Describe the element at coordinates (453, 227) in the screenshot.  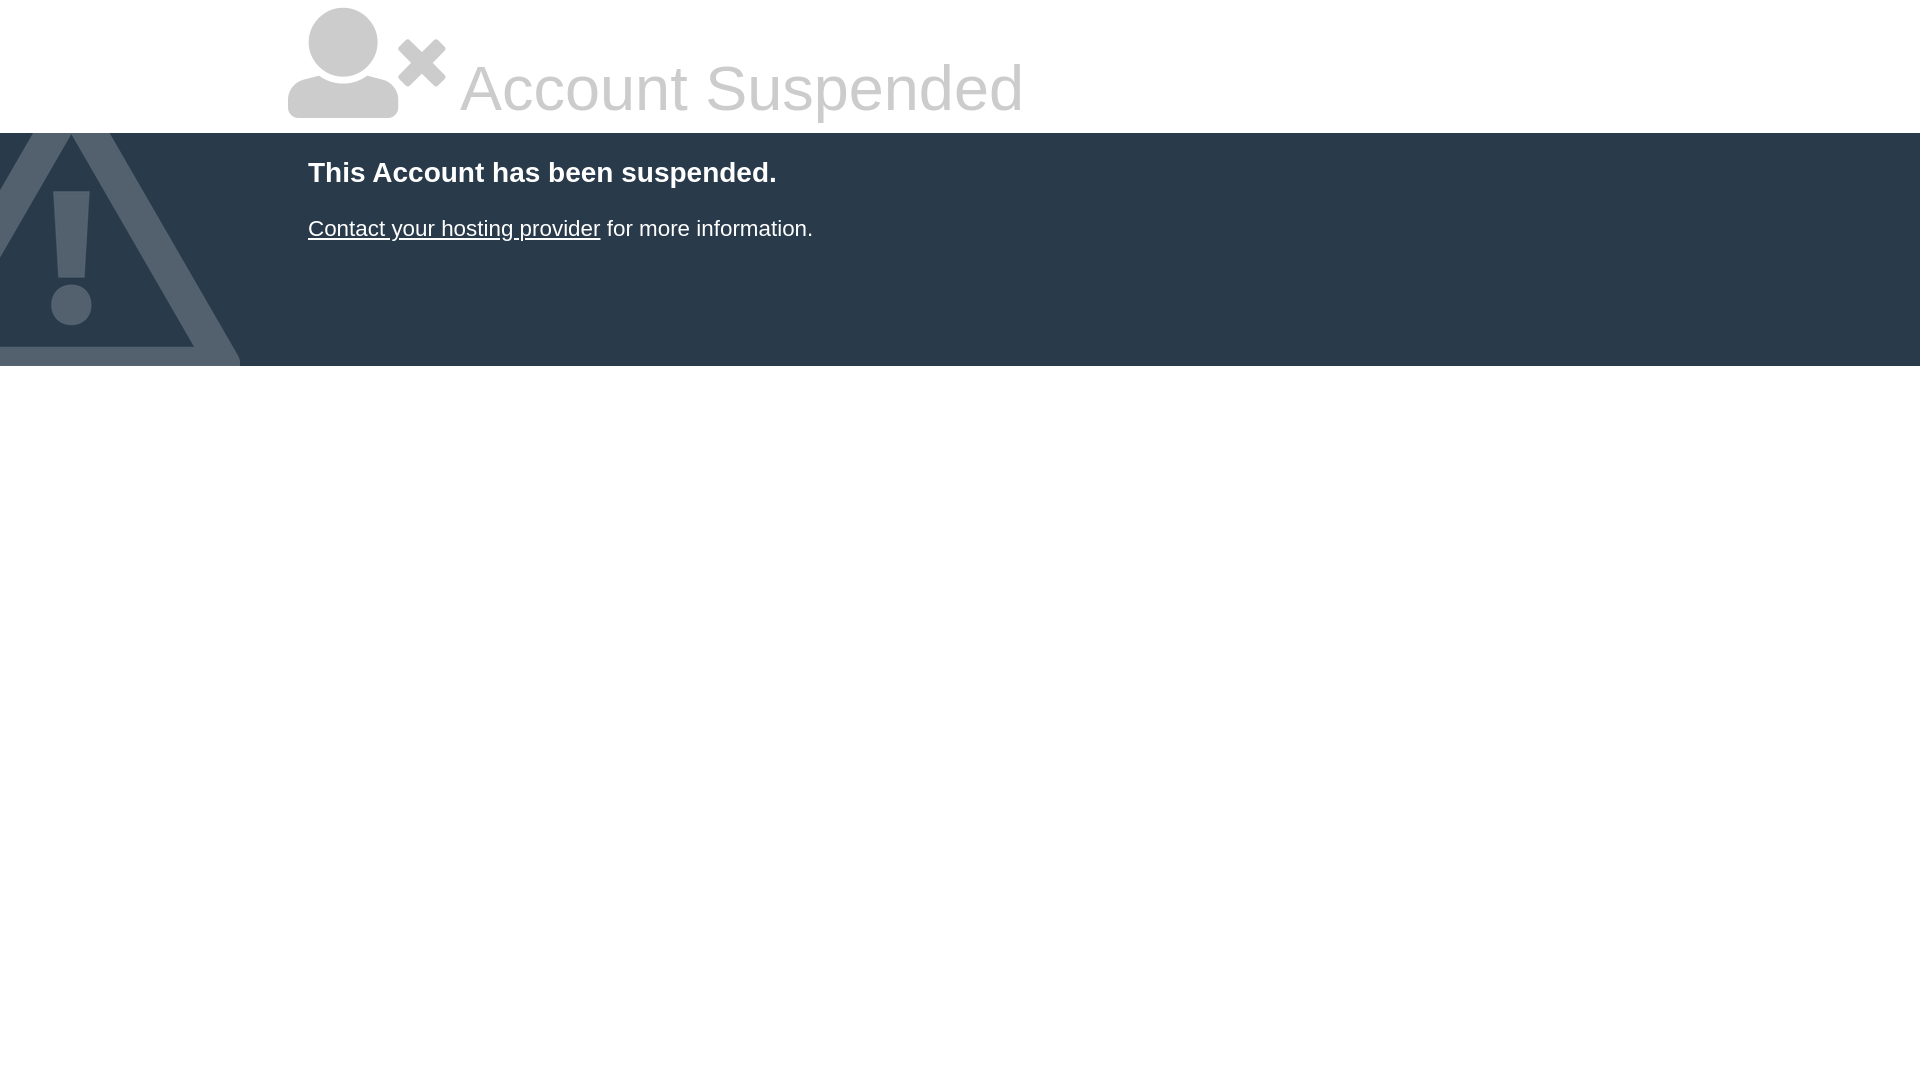
I see `'Contact your hosting provider'` at that location.